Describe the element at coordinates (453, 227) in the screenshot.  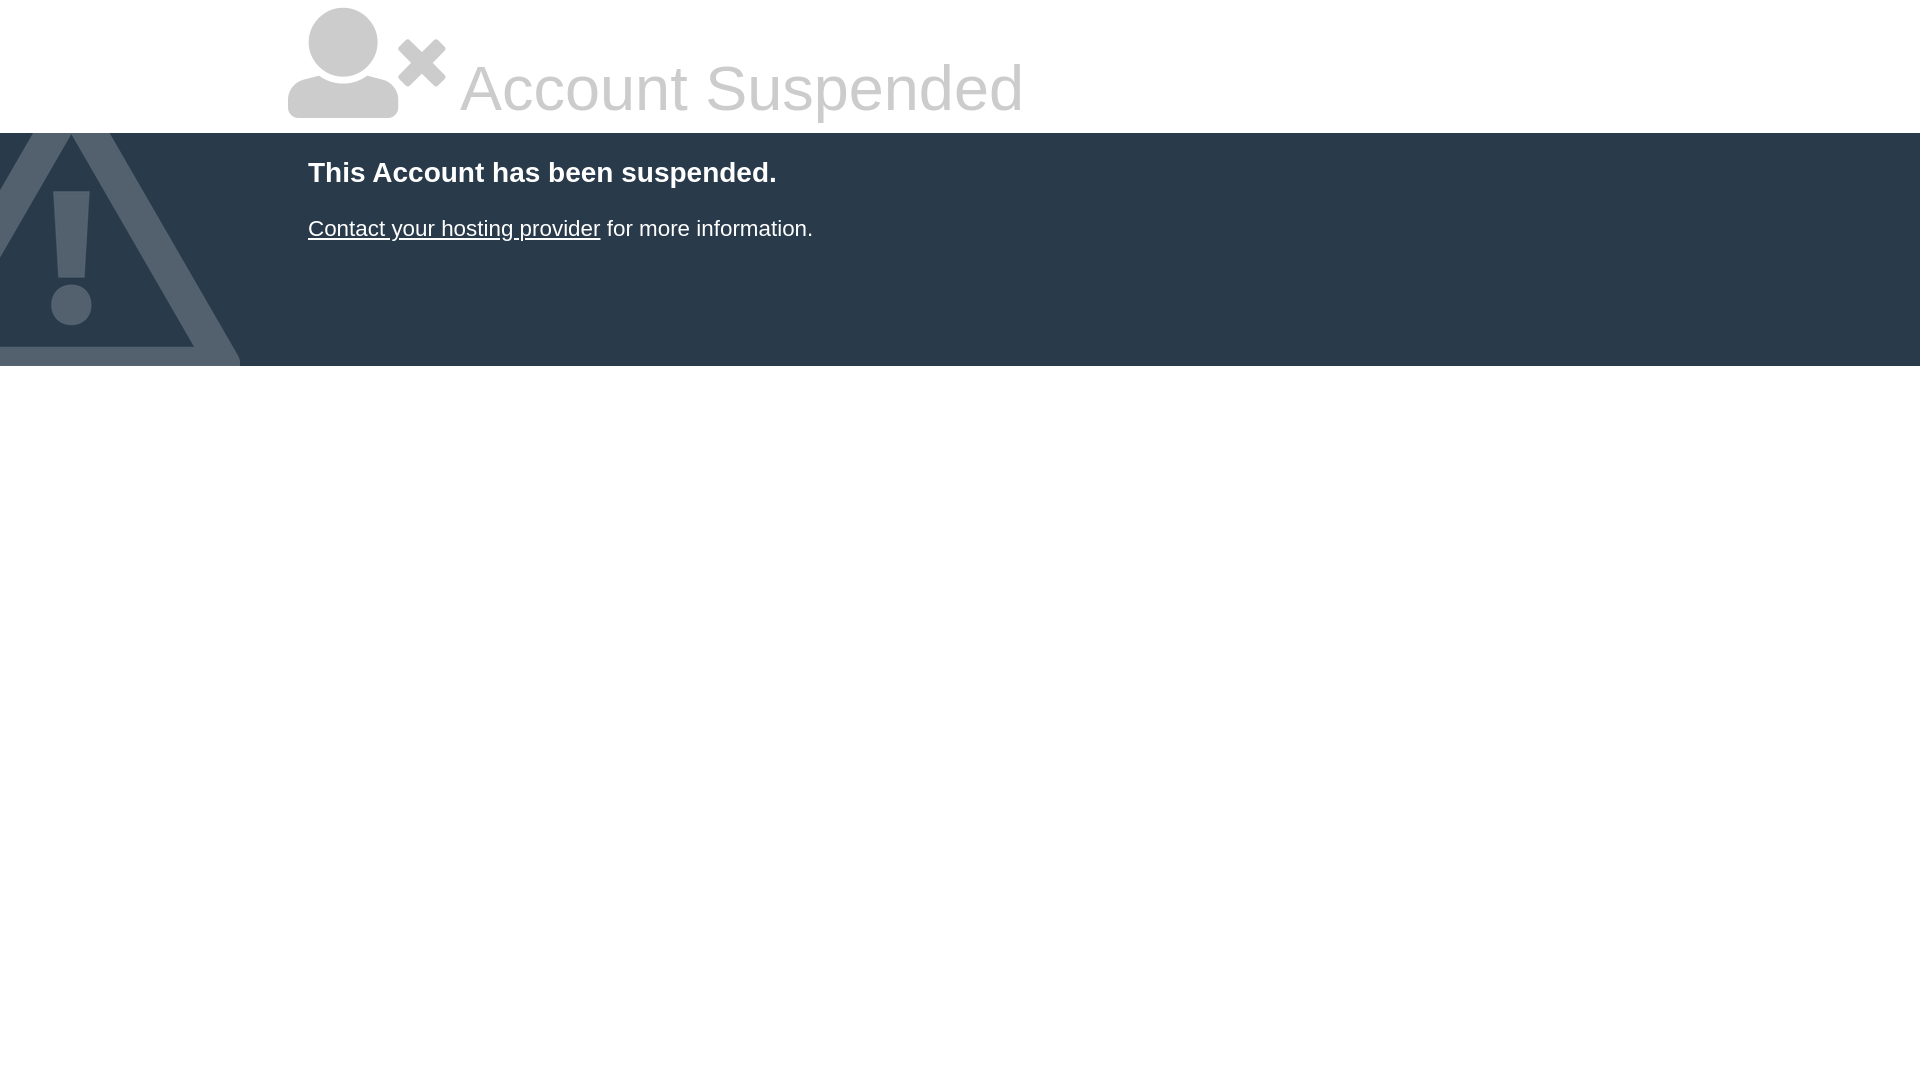
I see `'Contact your hosting provider'` at that location.